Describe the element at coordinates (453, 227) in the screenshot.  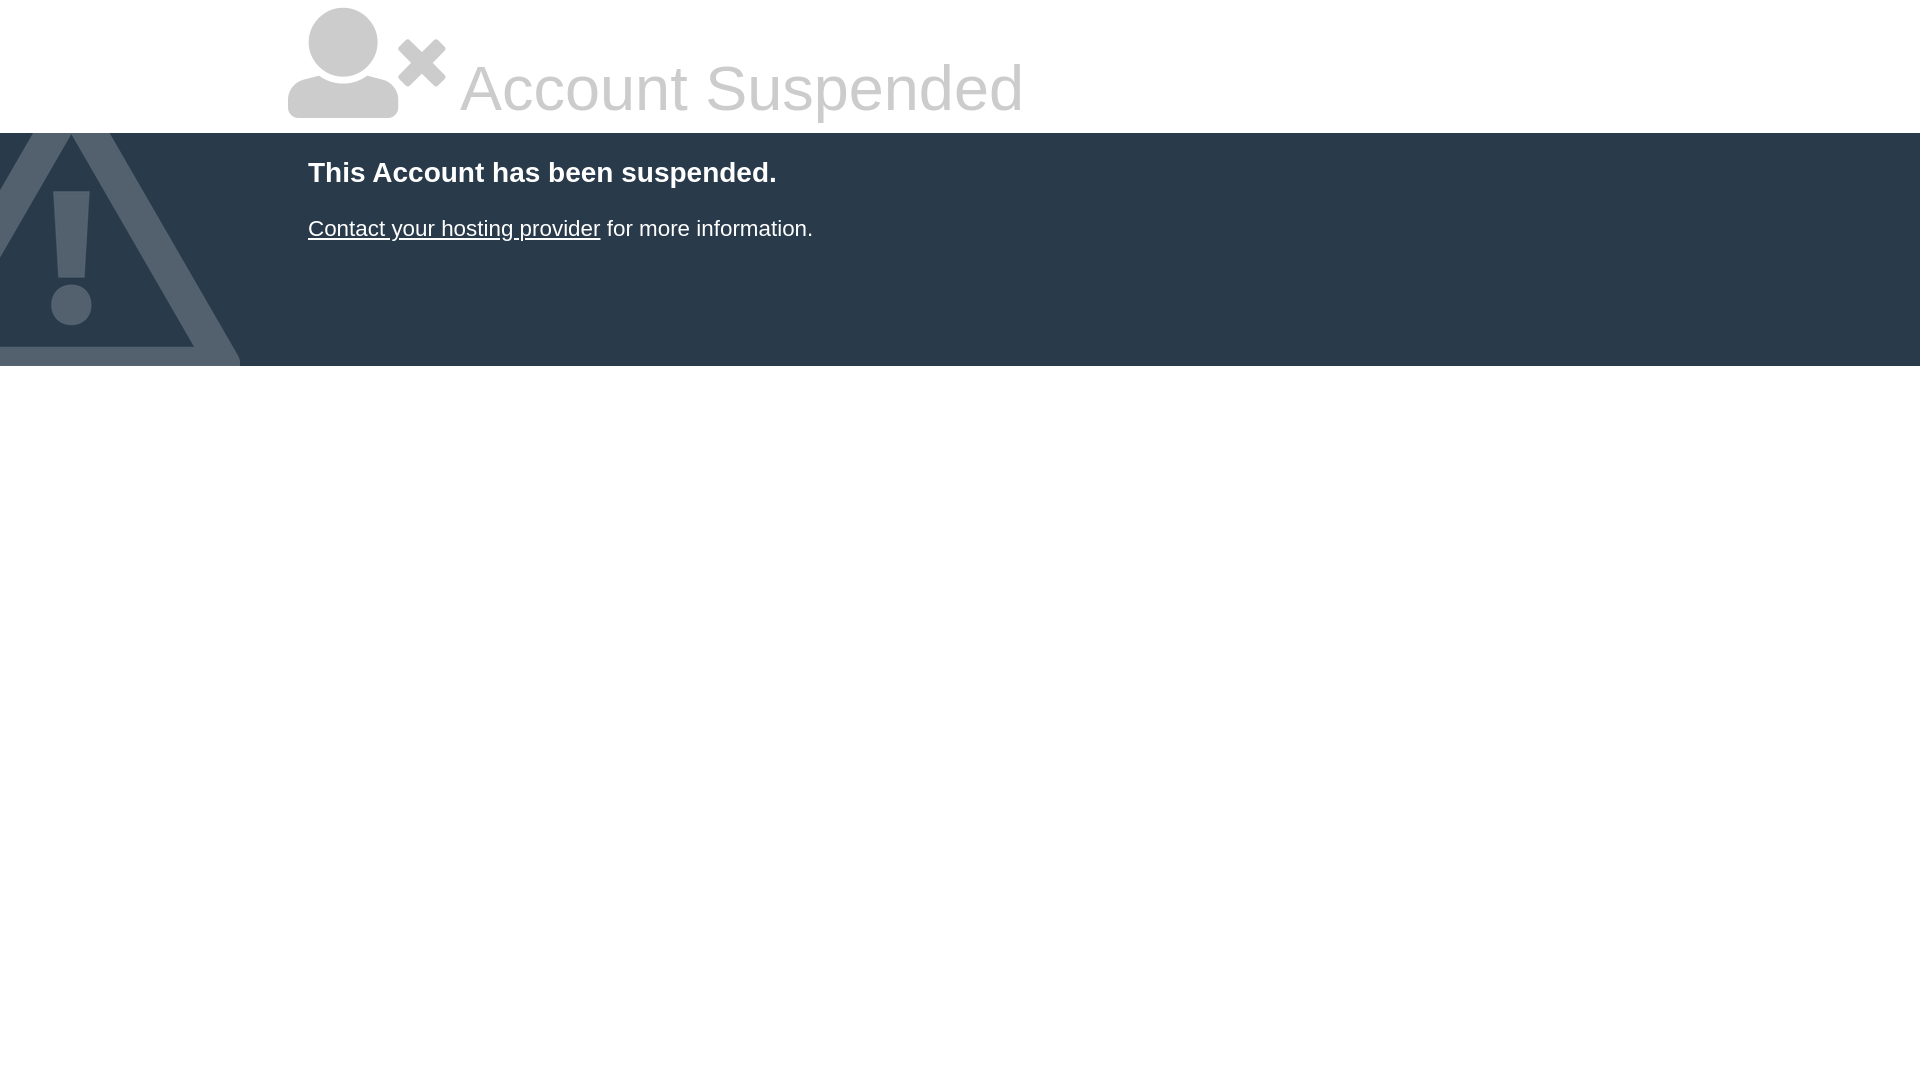
I see `'Contact your hosting provider'` at that location.